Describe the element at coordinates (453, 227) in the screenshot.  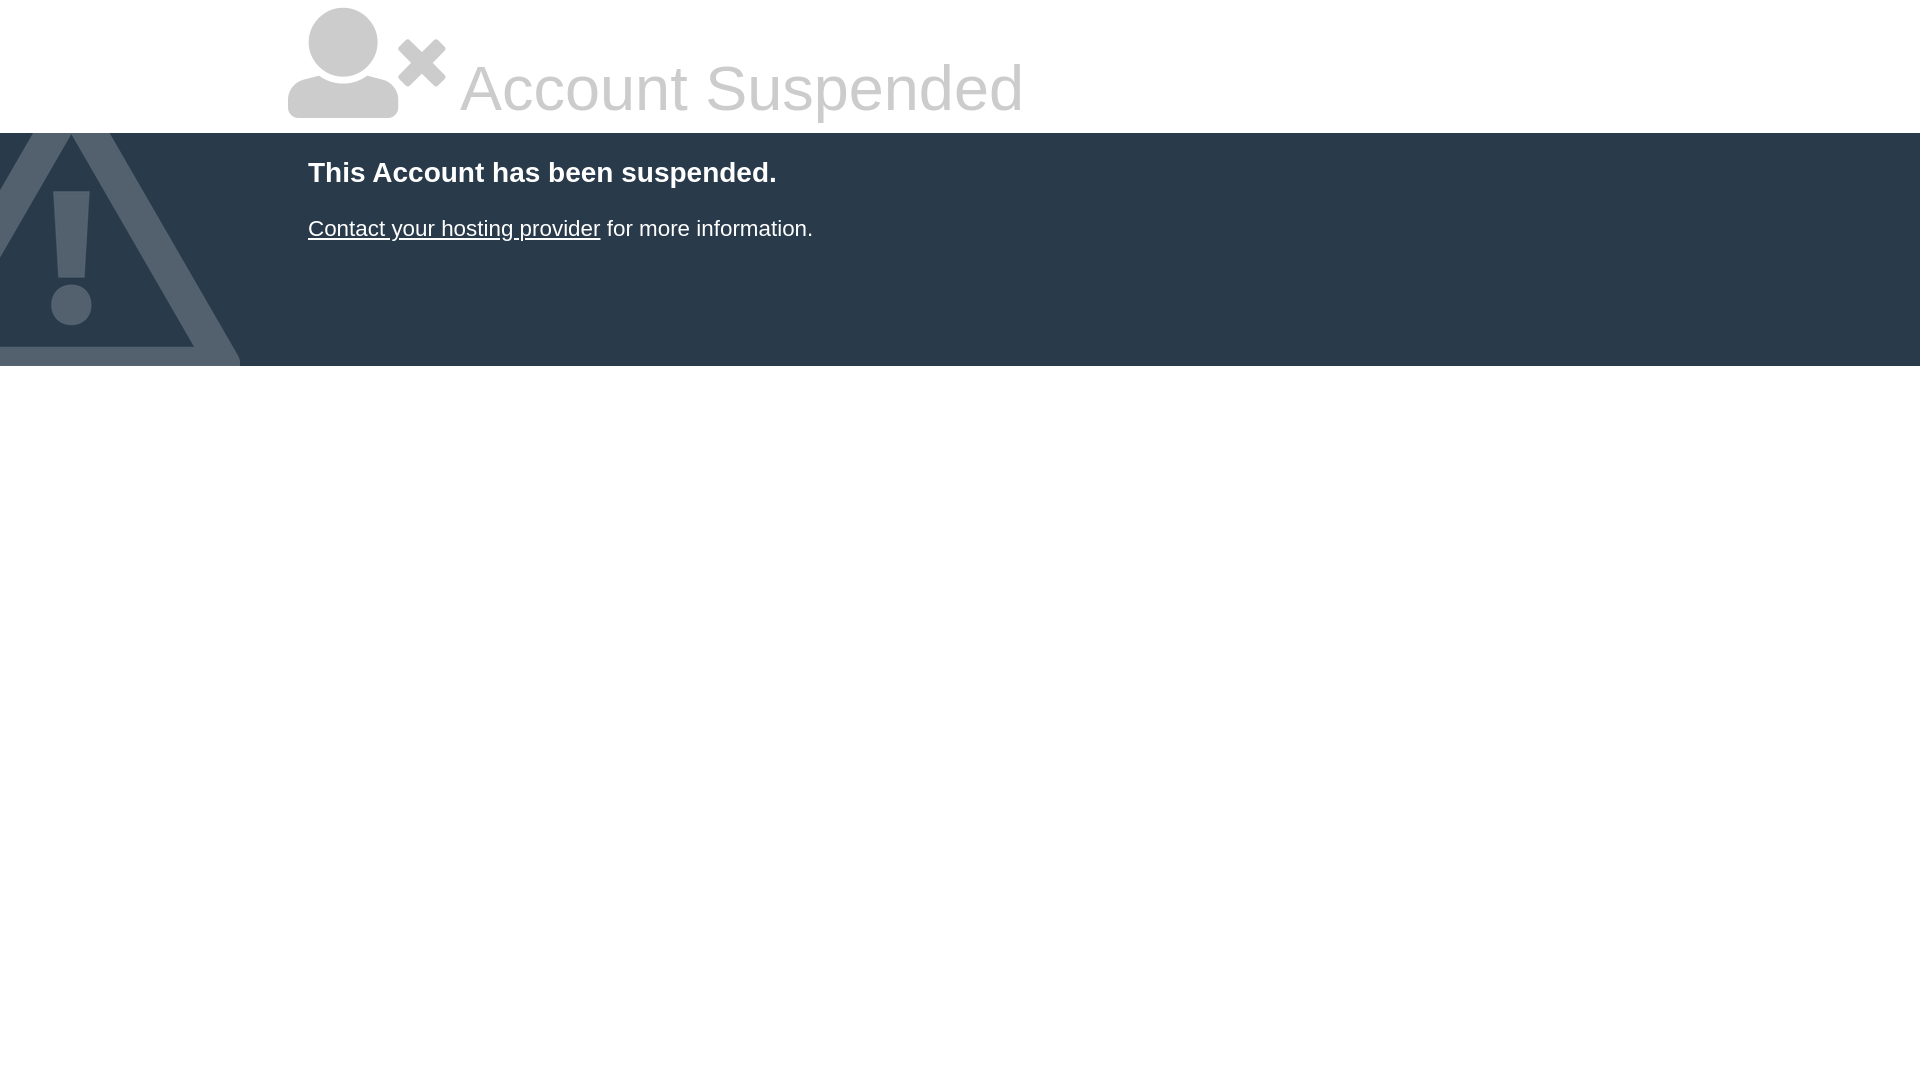
I see `'Contact your hosting provider'` at that location.